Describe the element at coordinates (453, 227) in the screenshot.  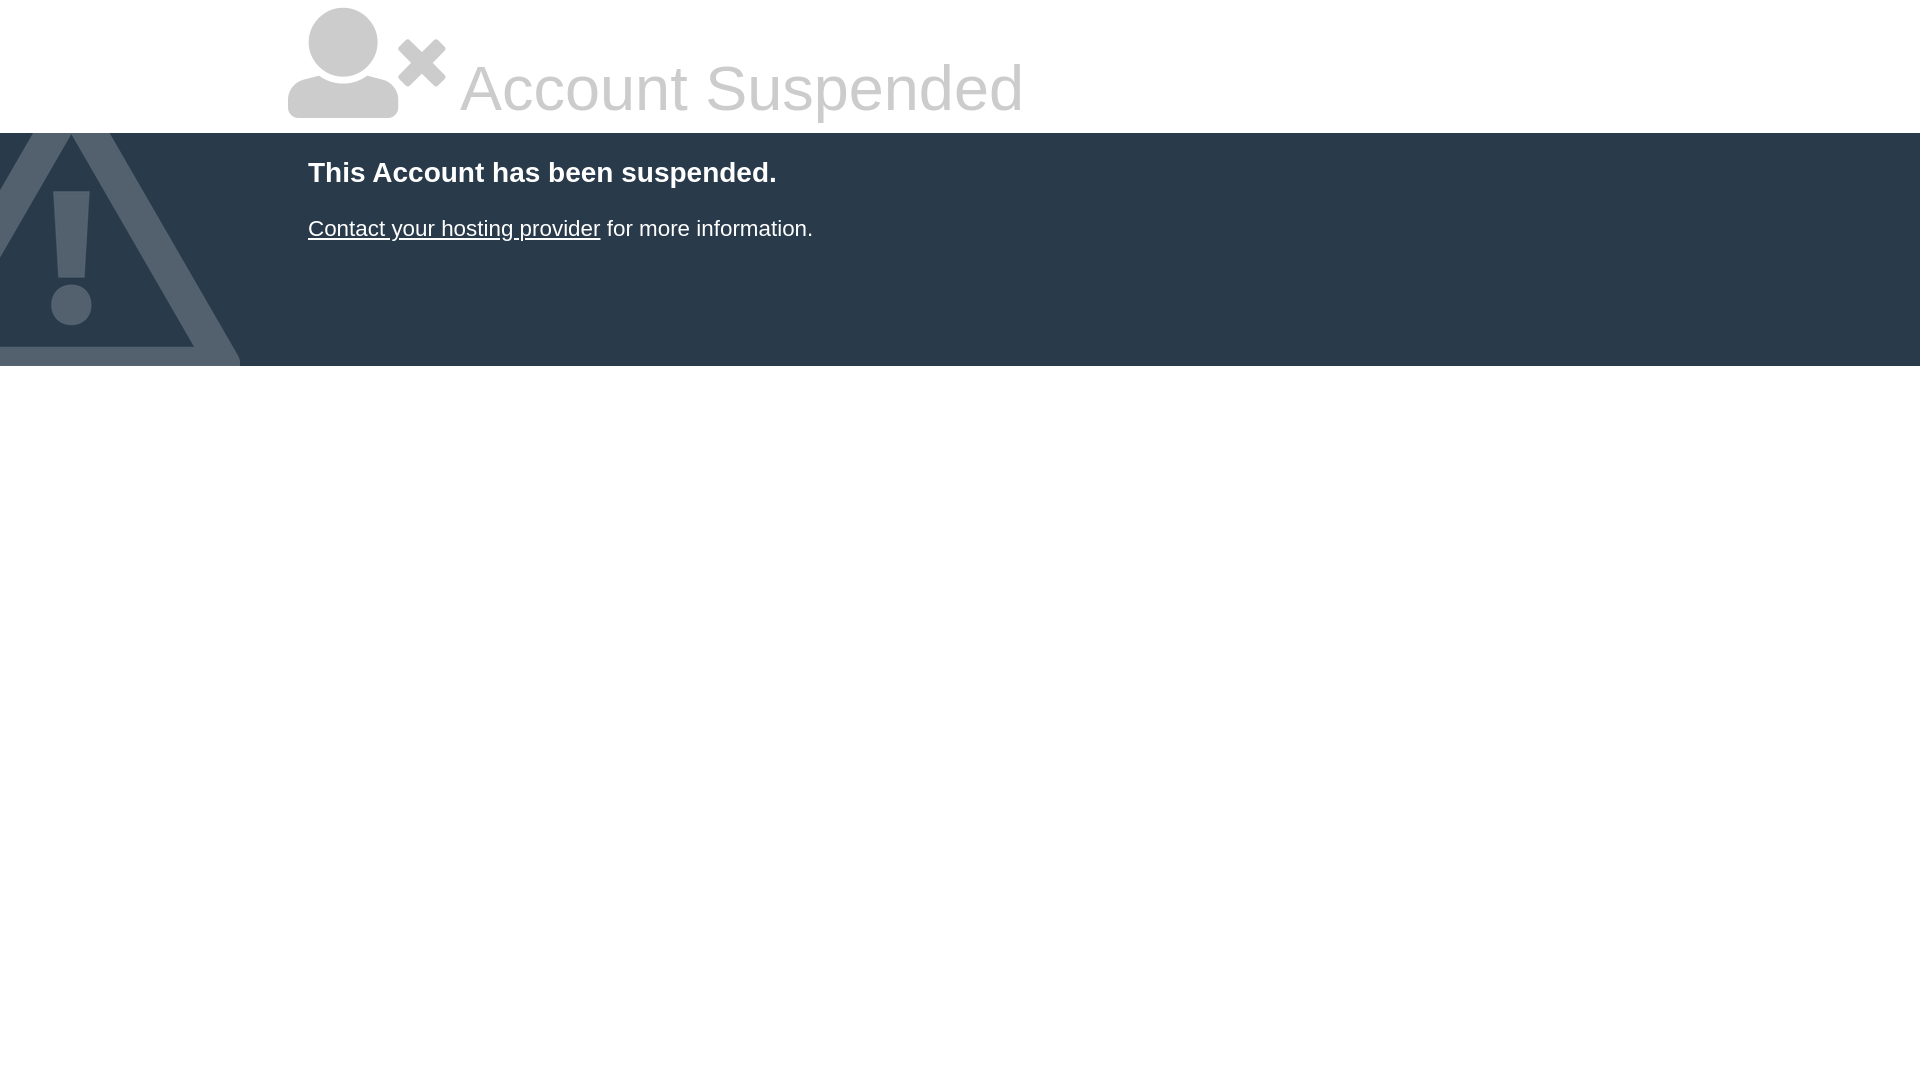
I see `'Contact your hosting provider'` at that location.